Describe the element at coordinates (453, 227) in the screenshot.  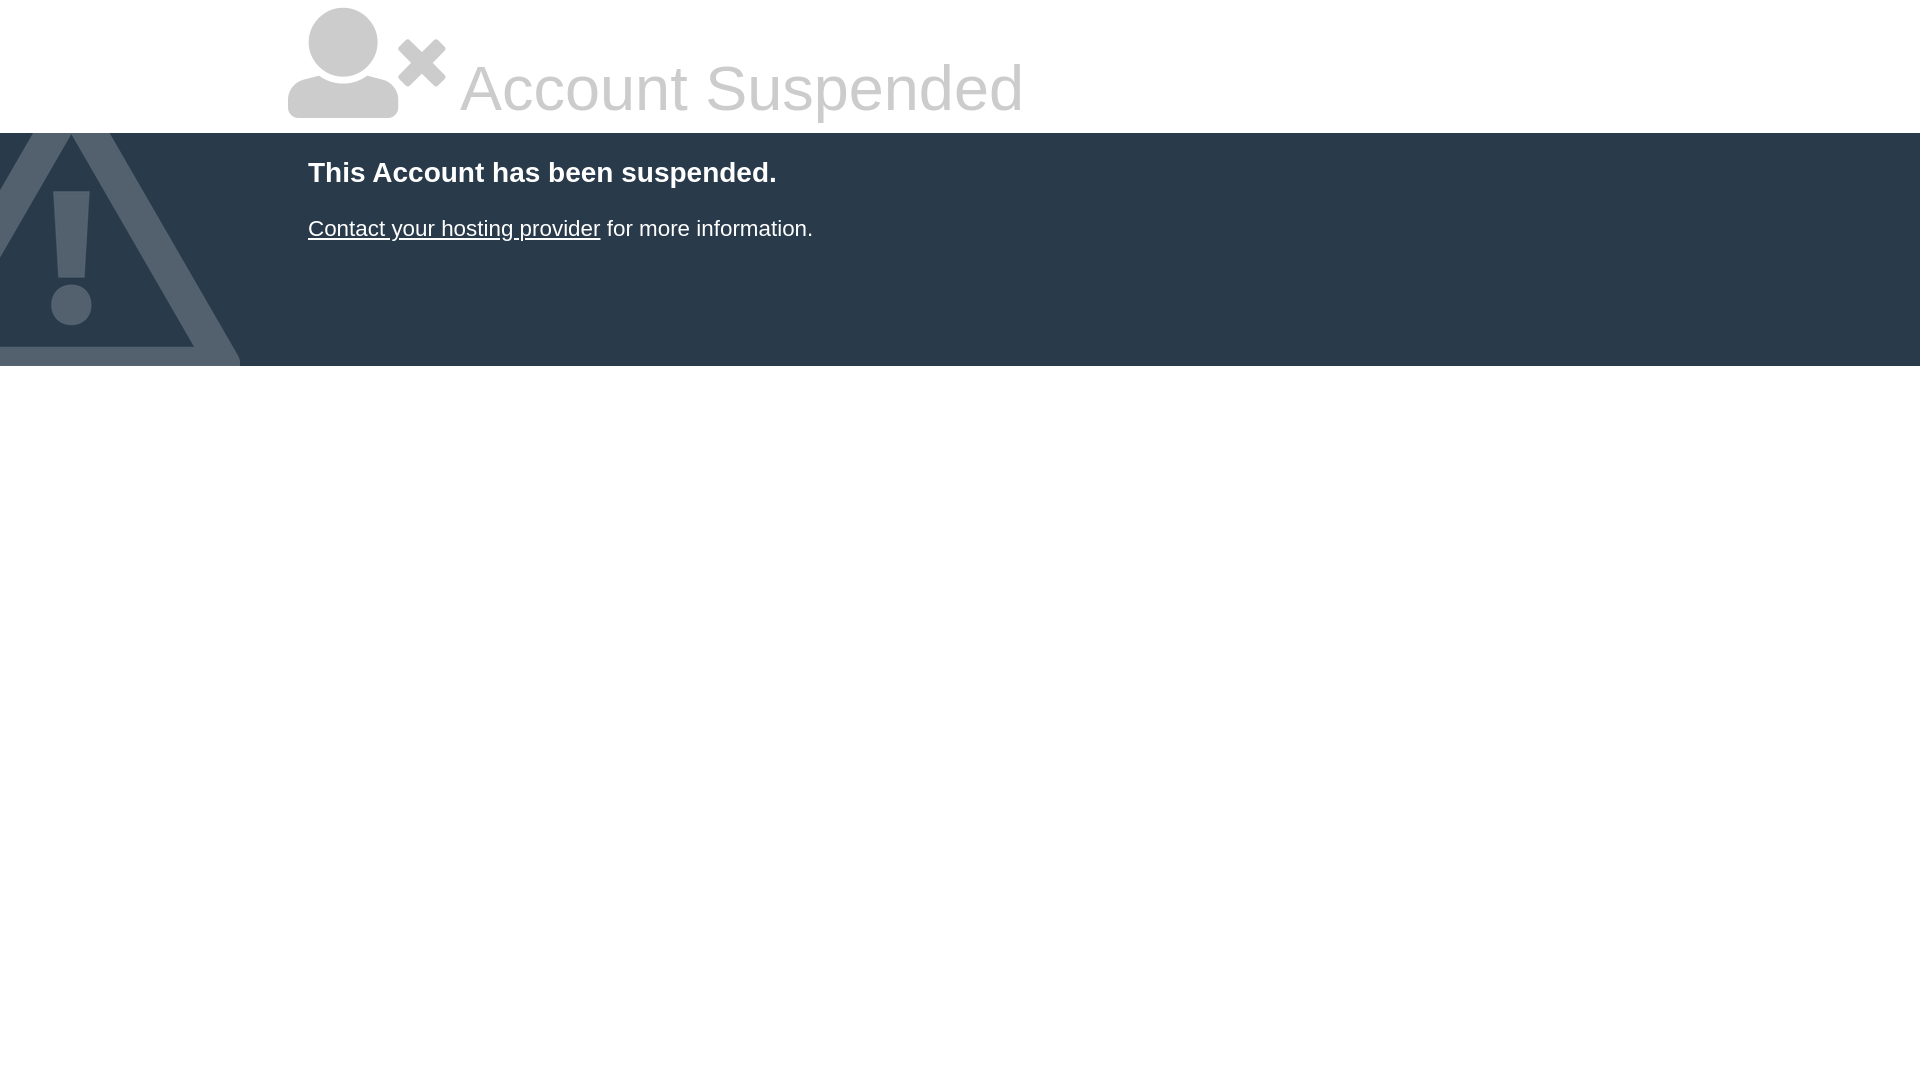
I see `'Contact your hosting provider'` at that location.